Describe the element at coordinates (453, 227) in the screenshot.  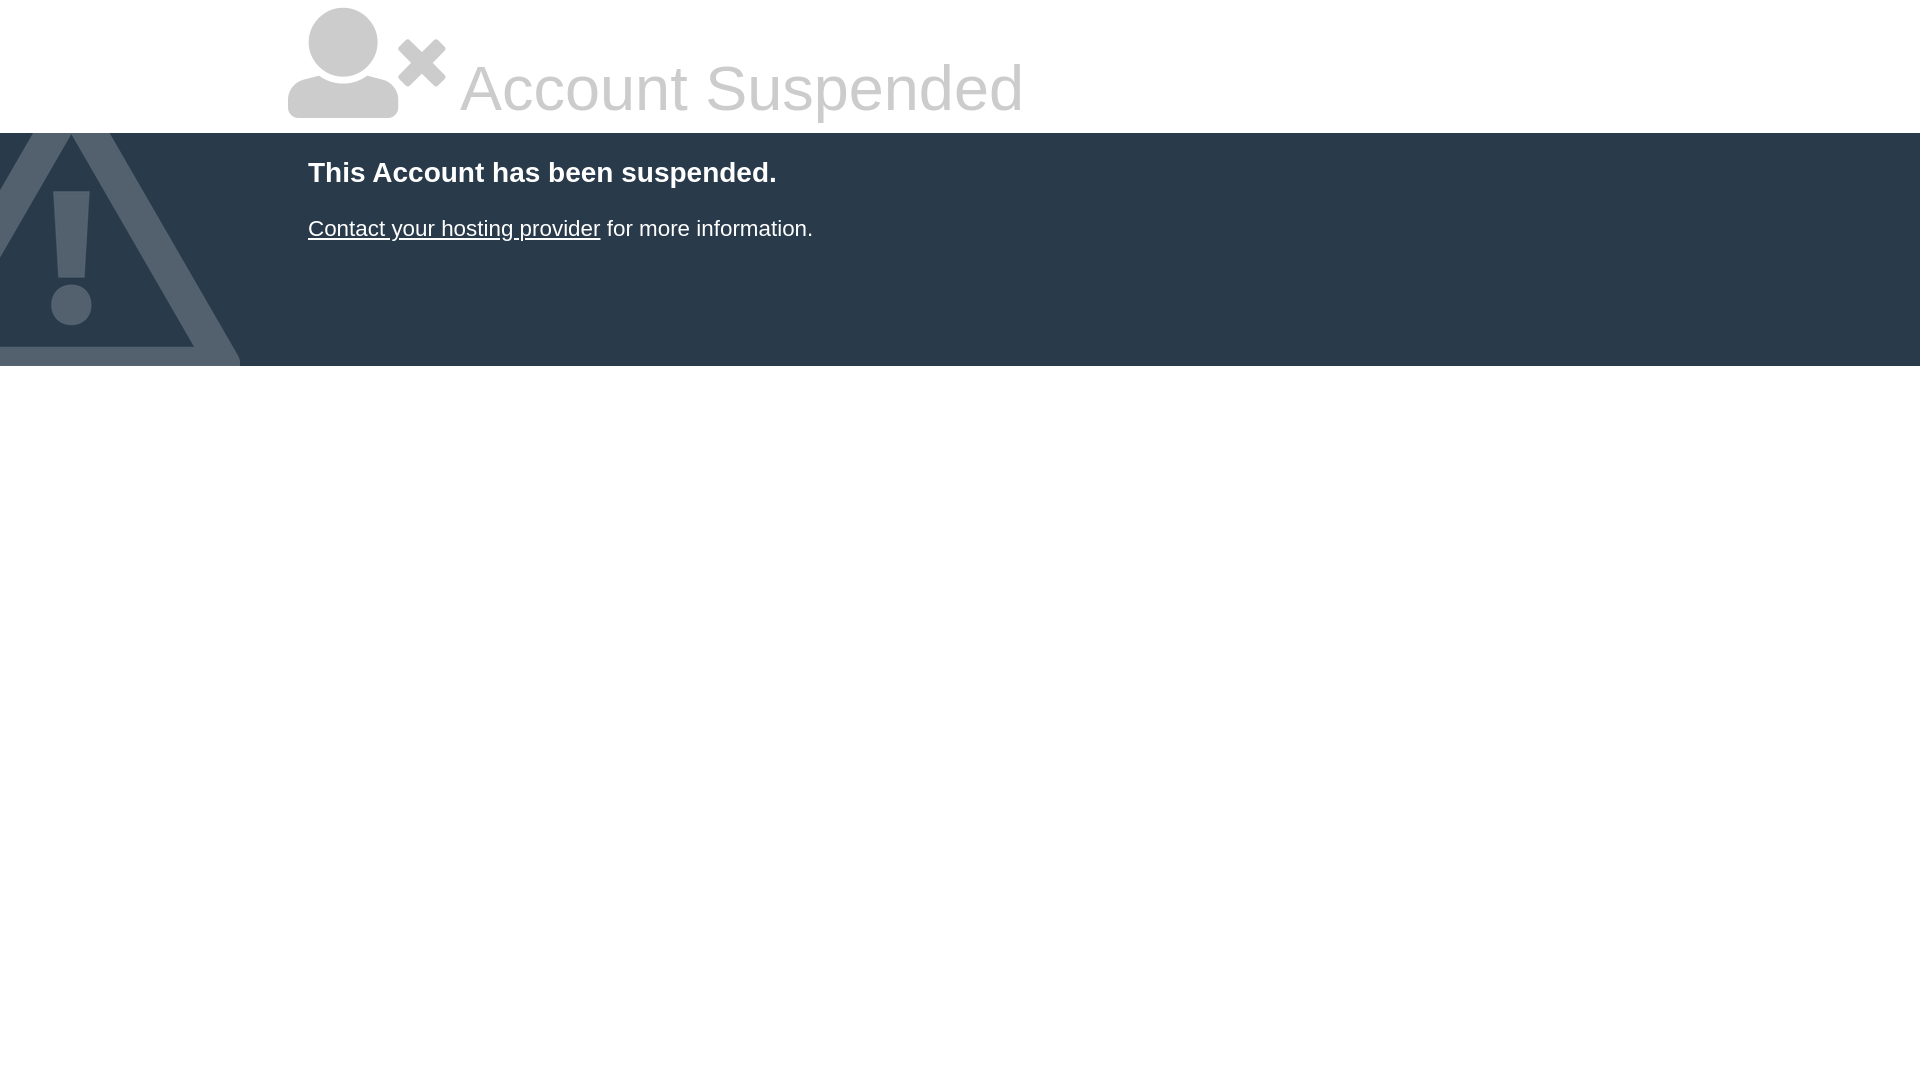
I see `'Contact your hosting provider'` at that location.